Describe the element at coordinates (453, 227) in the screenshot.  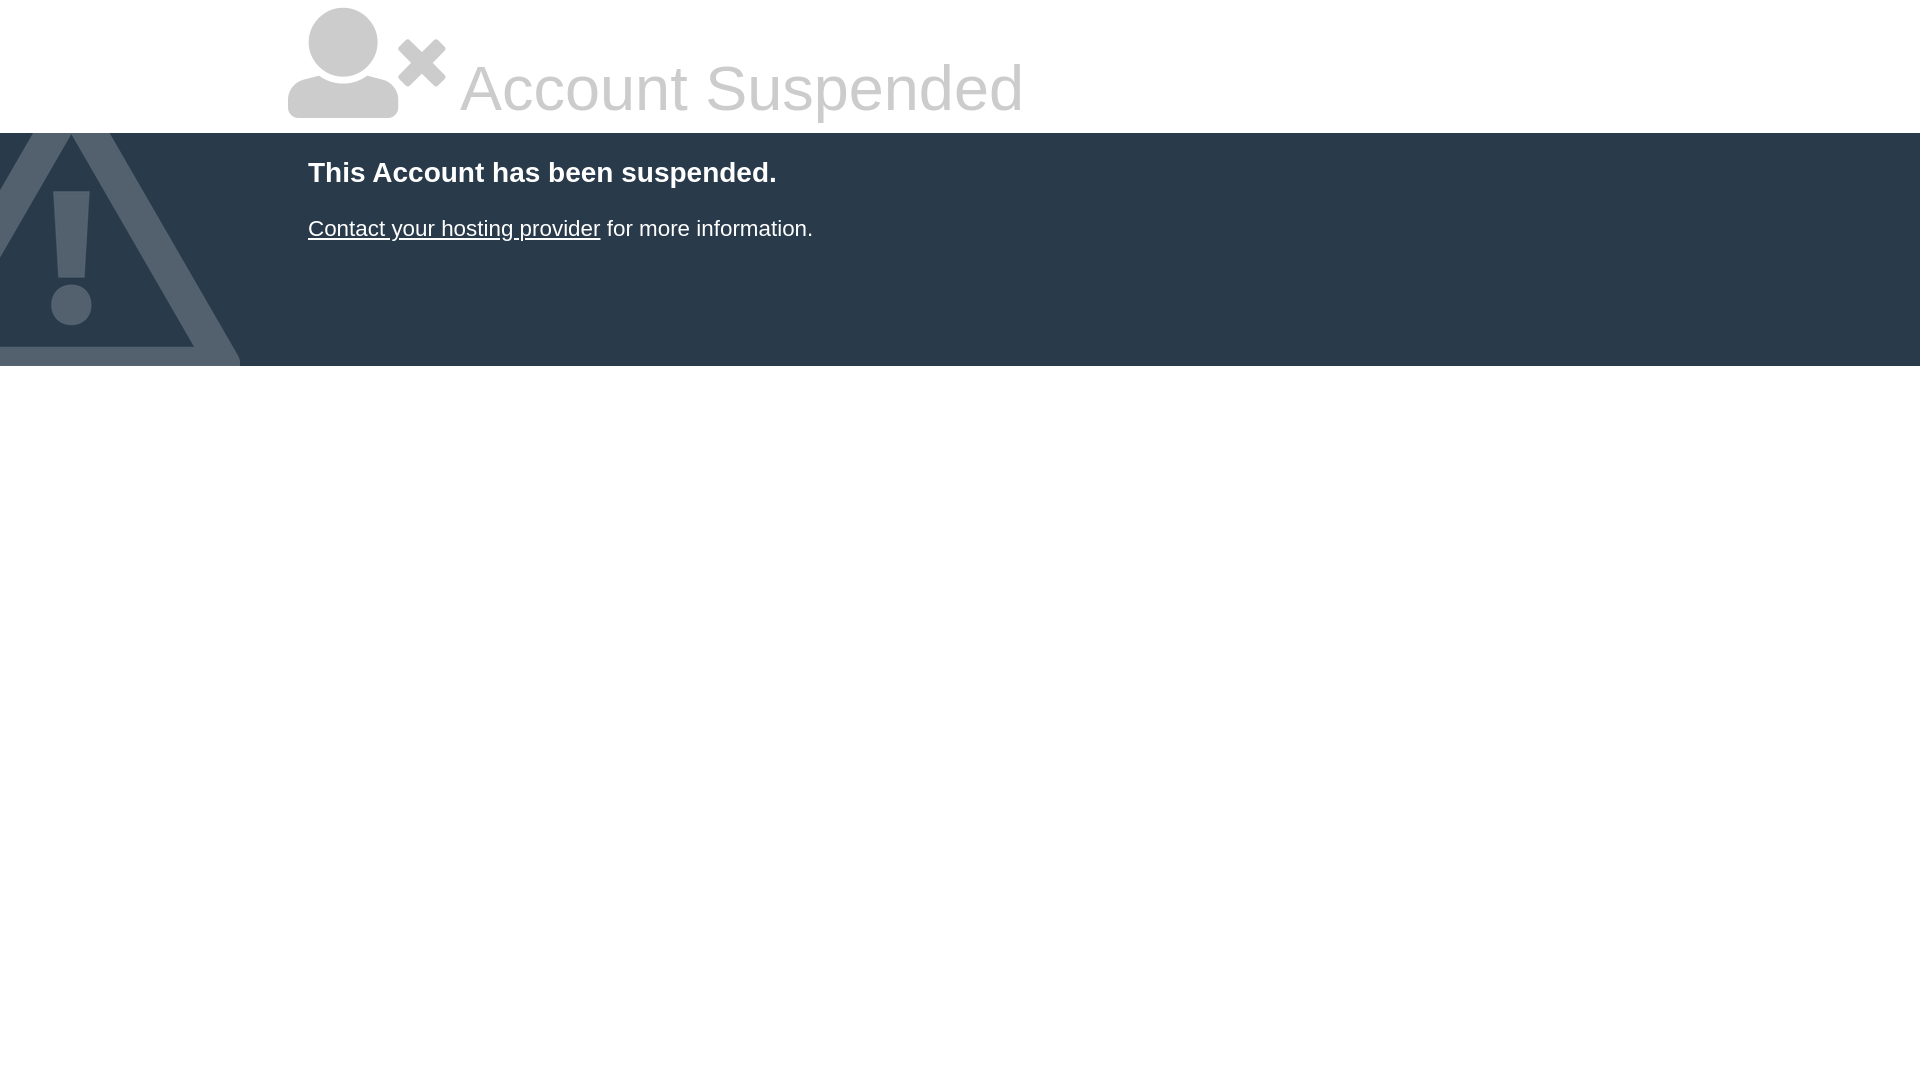
I see `'Contact your hosting provider'` at that location.